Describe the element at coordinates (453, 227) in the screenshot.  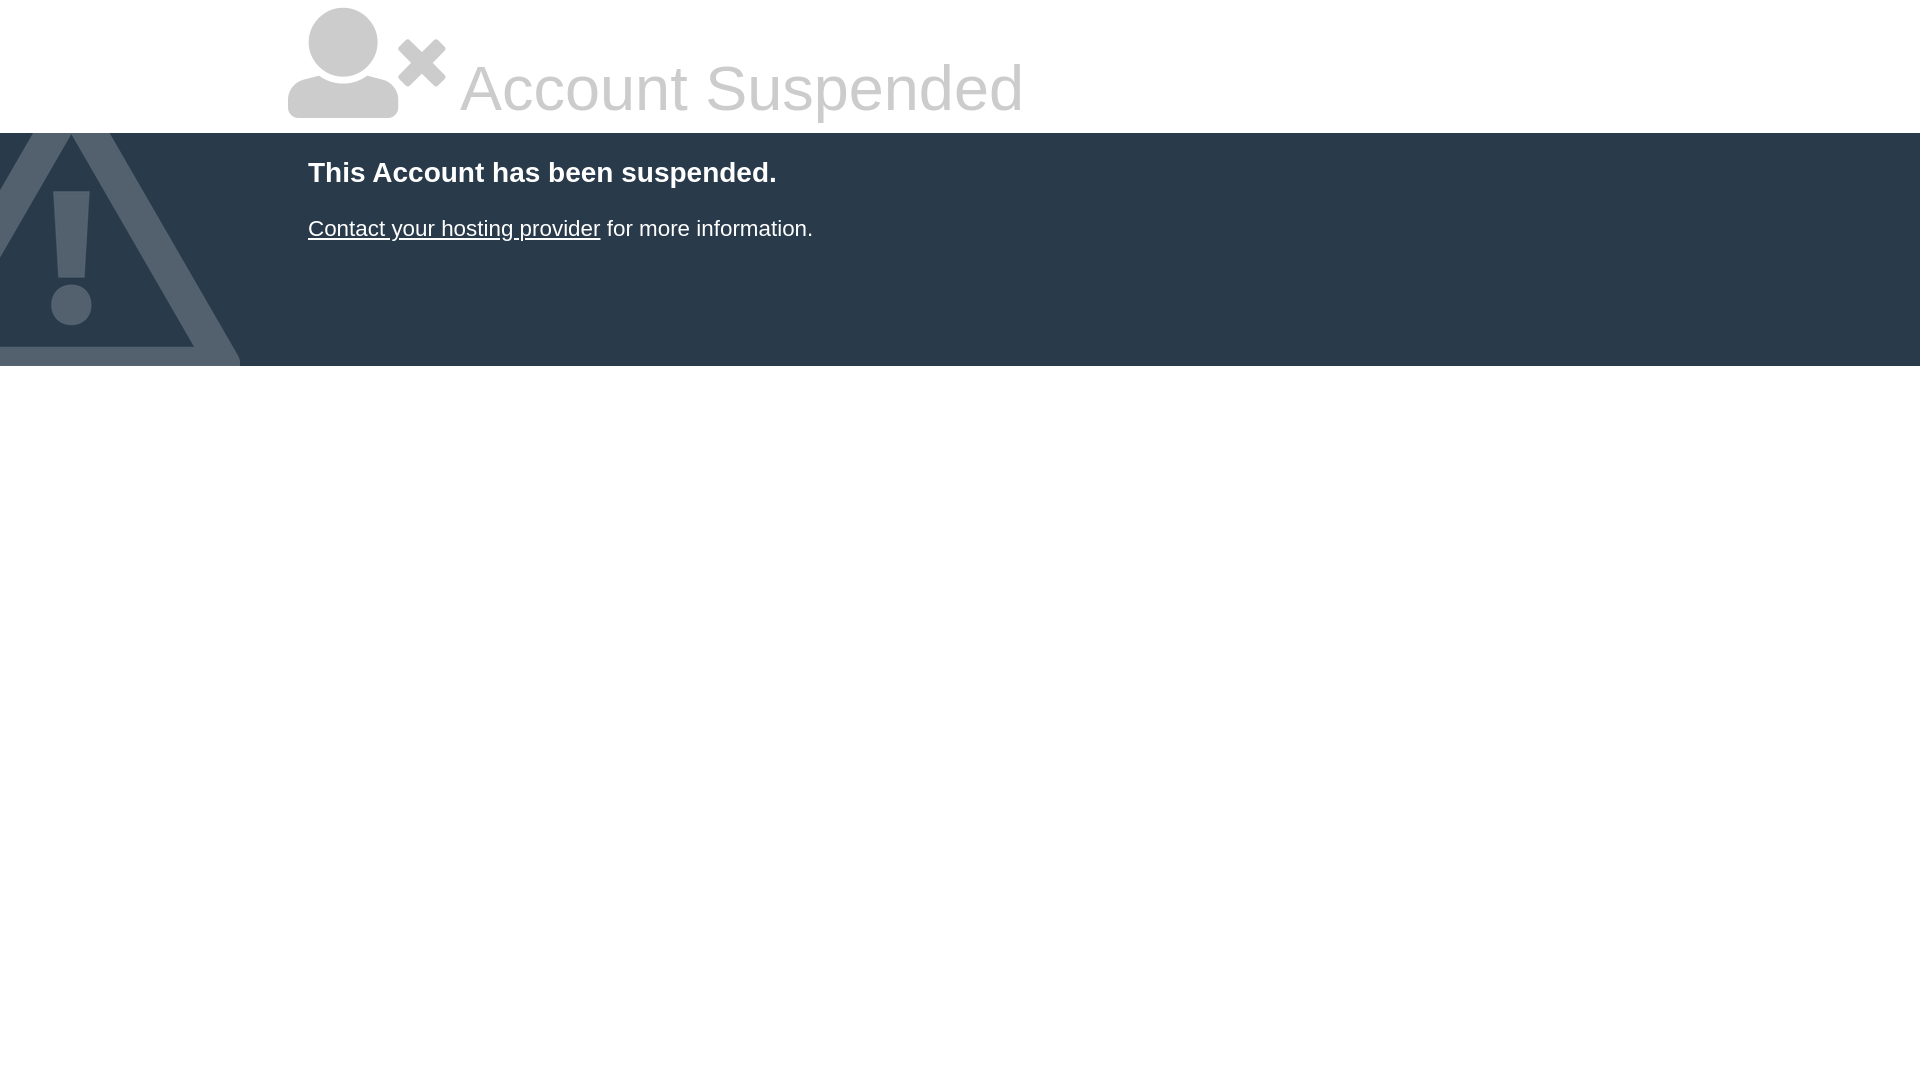
I see `'Contact your hosting provider'` at that location.